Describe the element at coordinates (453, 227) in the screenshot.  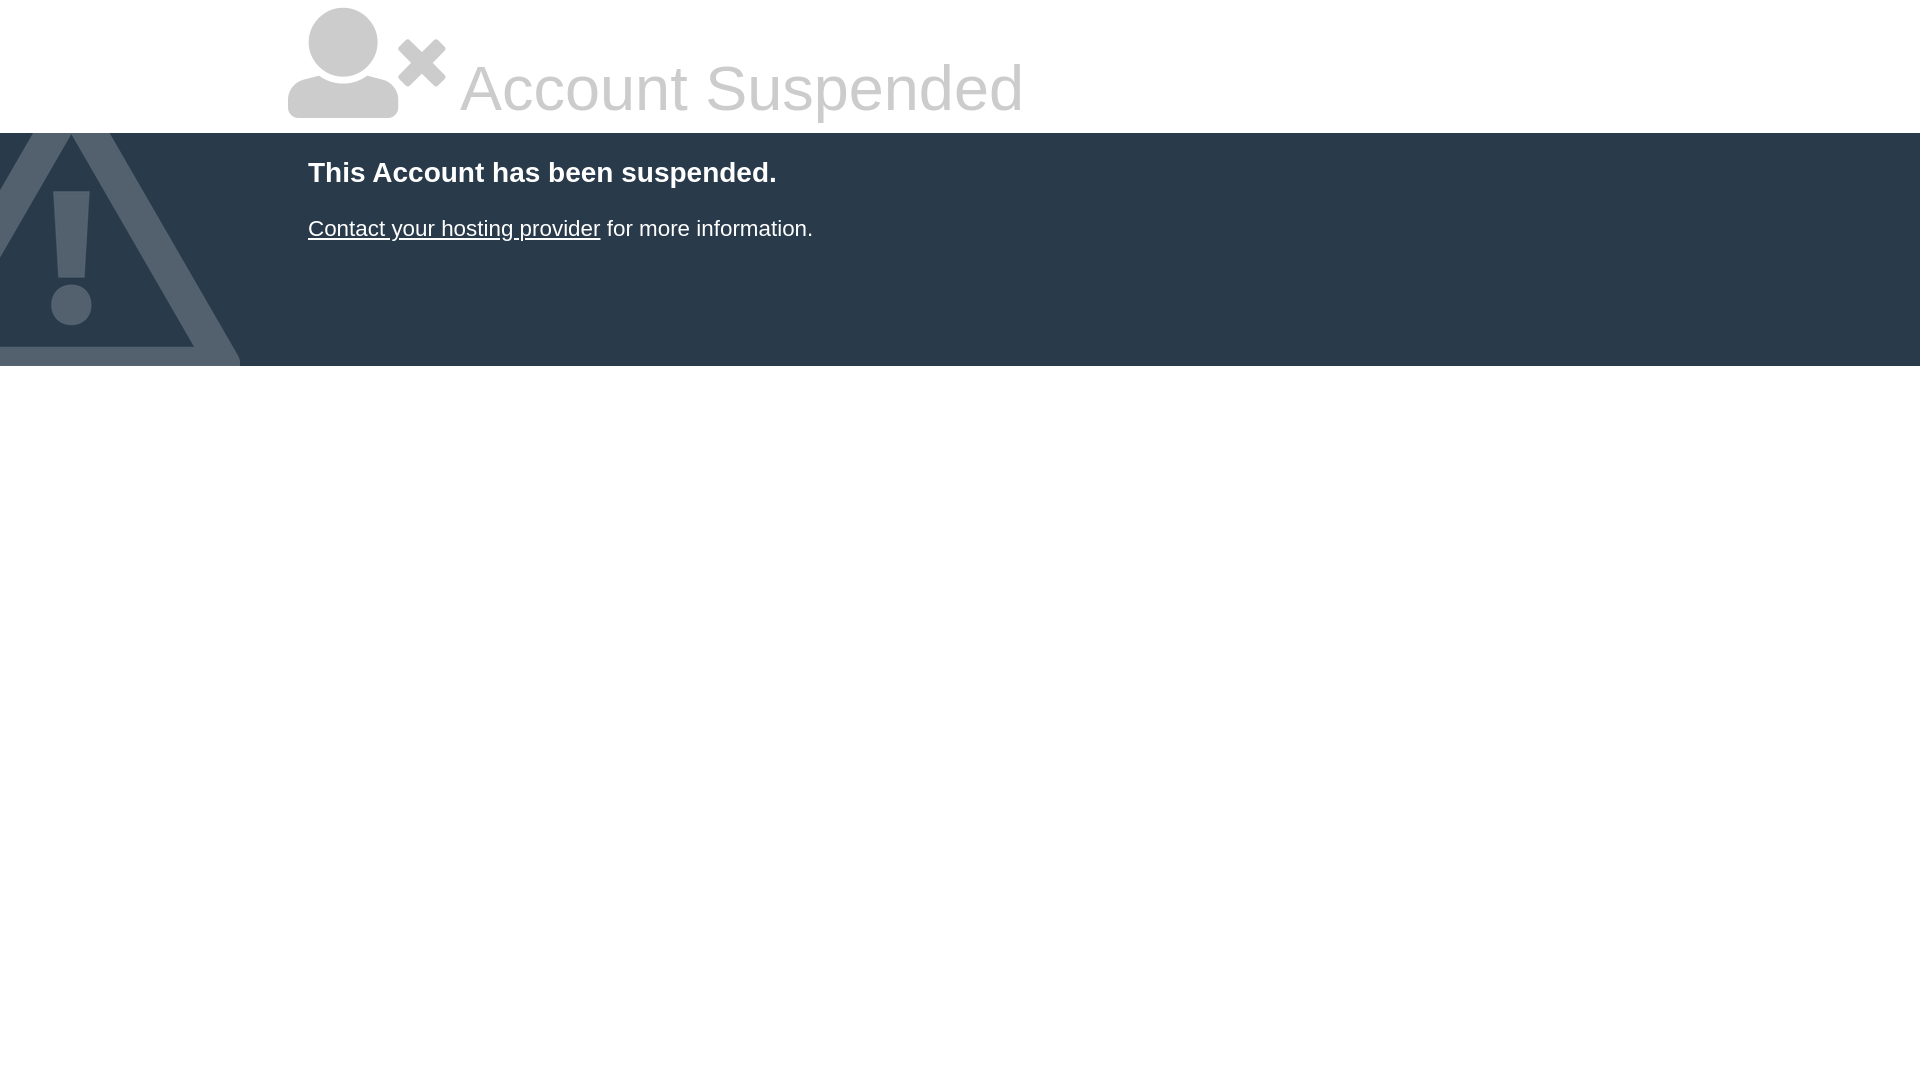
I see `'Contact your hosting provider'` at that location.